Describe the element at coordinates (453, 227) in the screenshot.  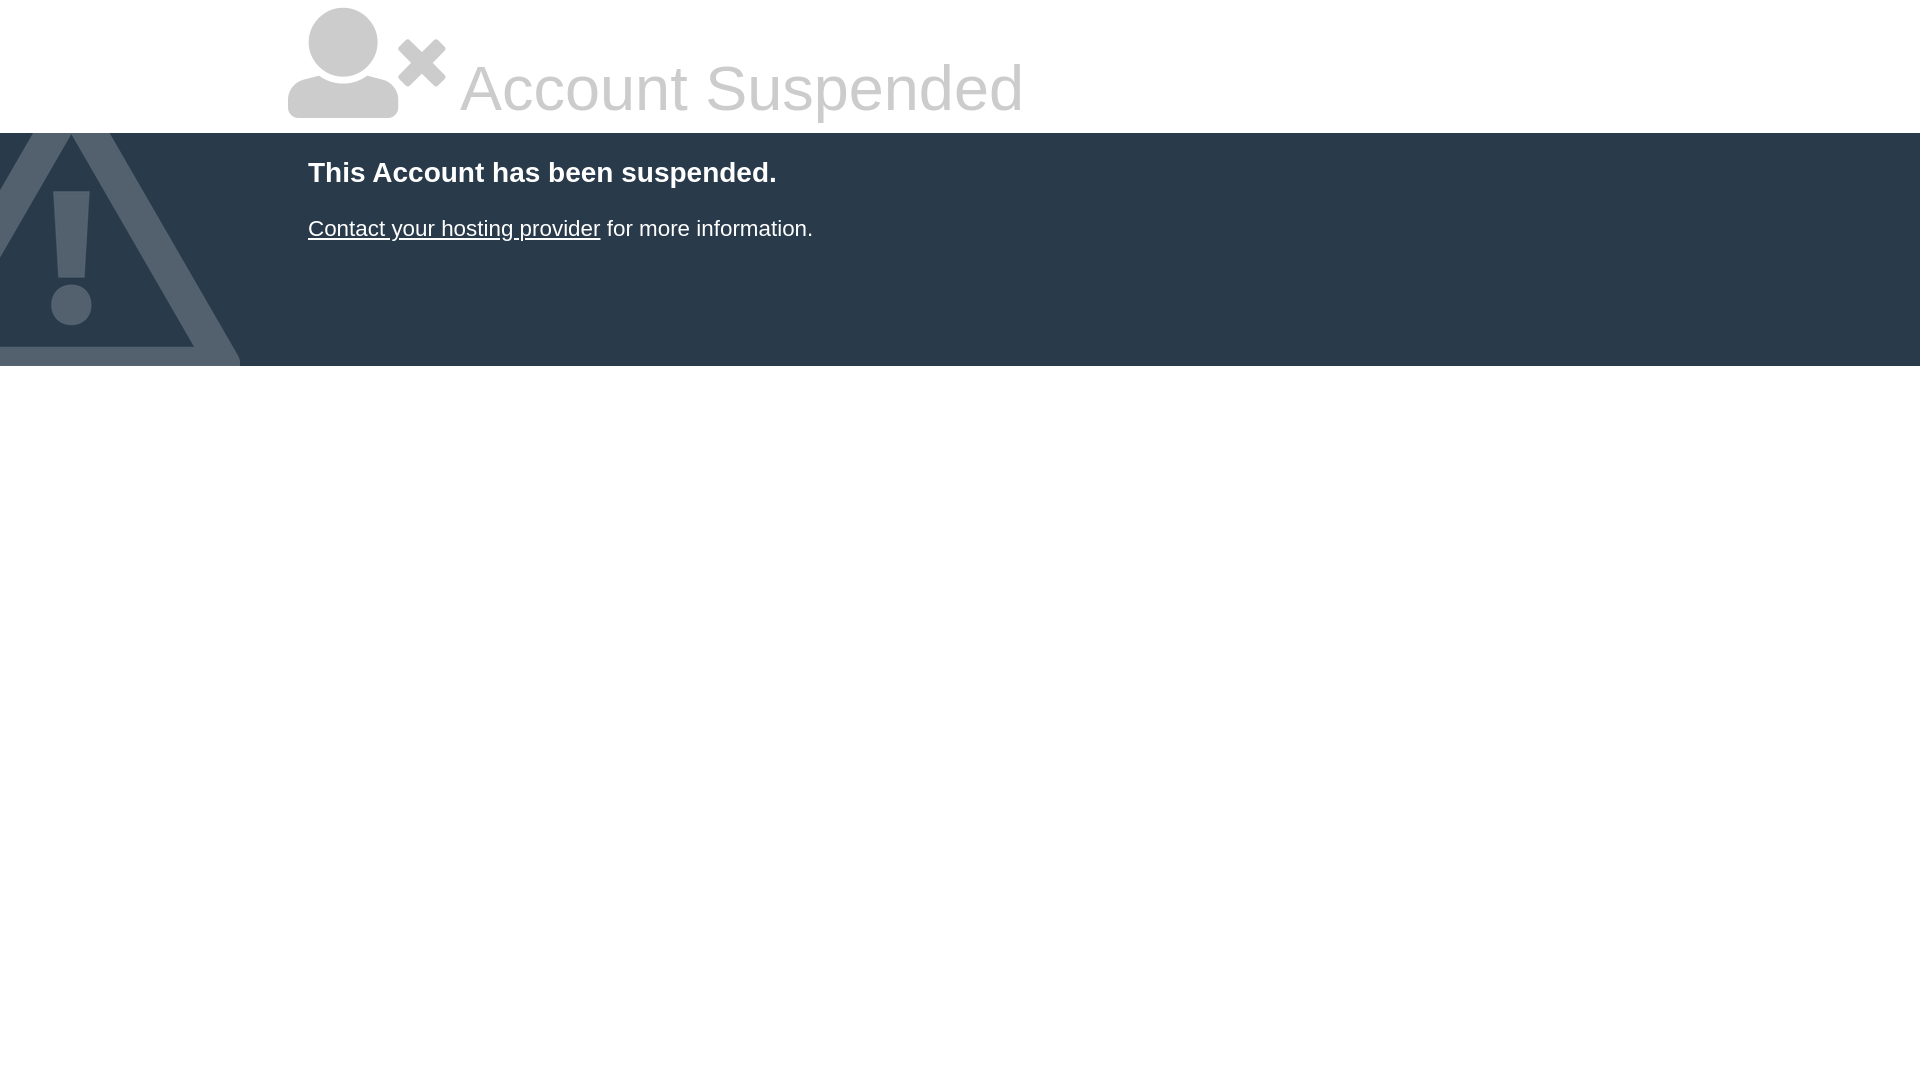
I see `'Contact your hosting provider'` at that location.